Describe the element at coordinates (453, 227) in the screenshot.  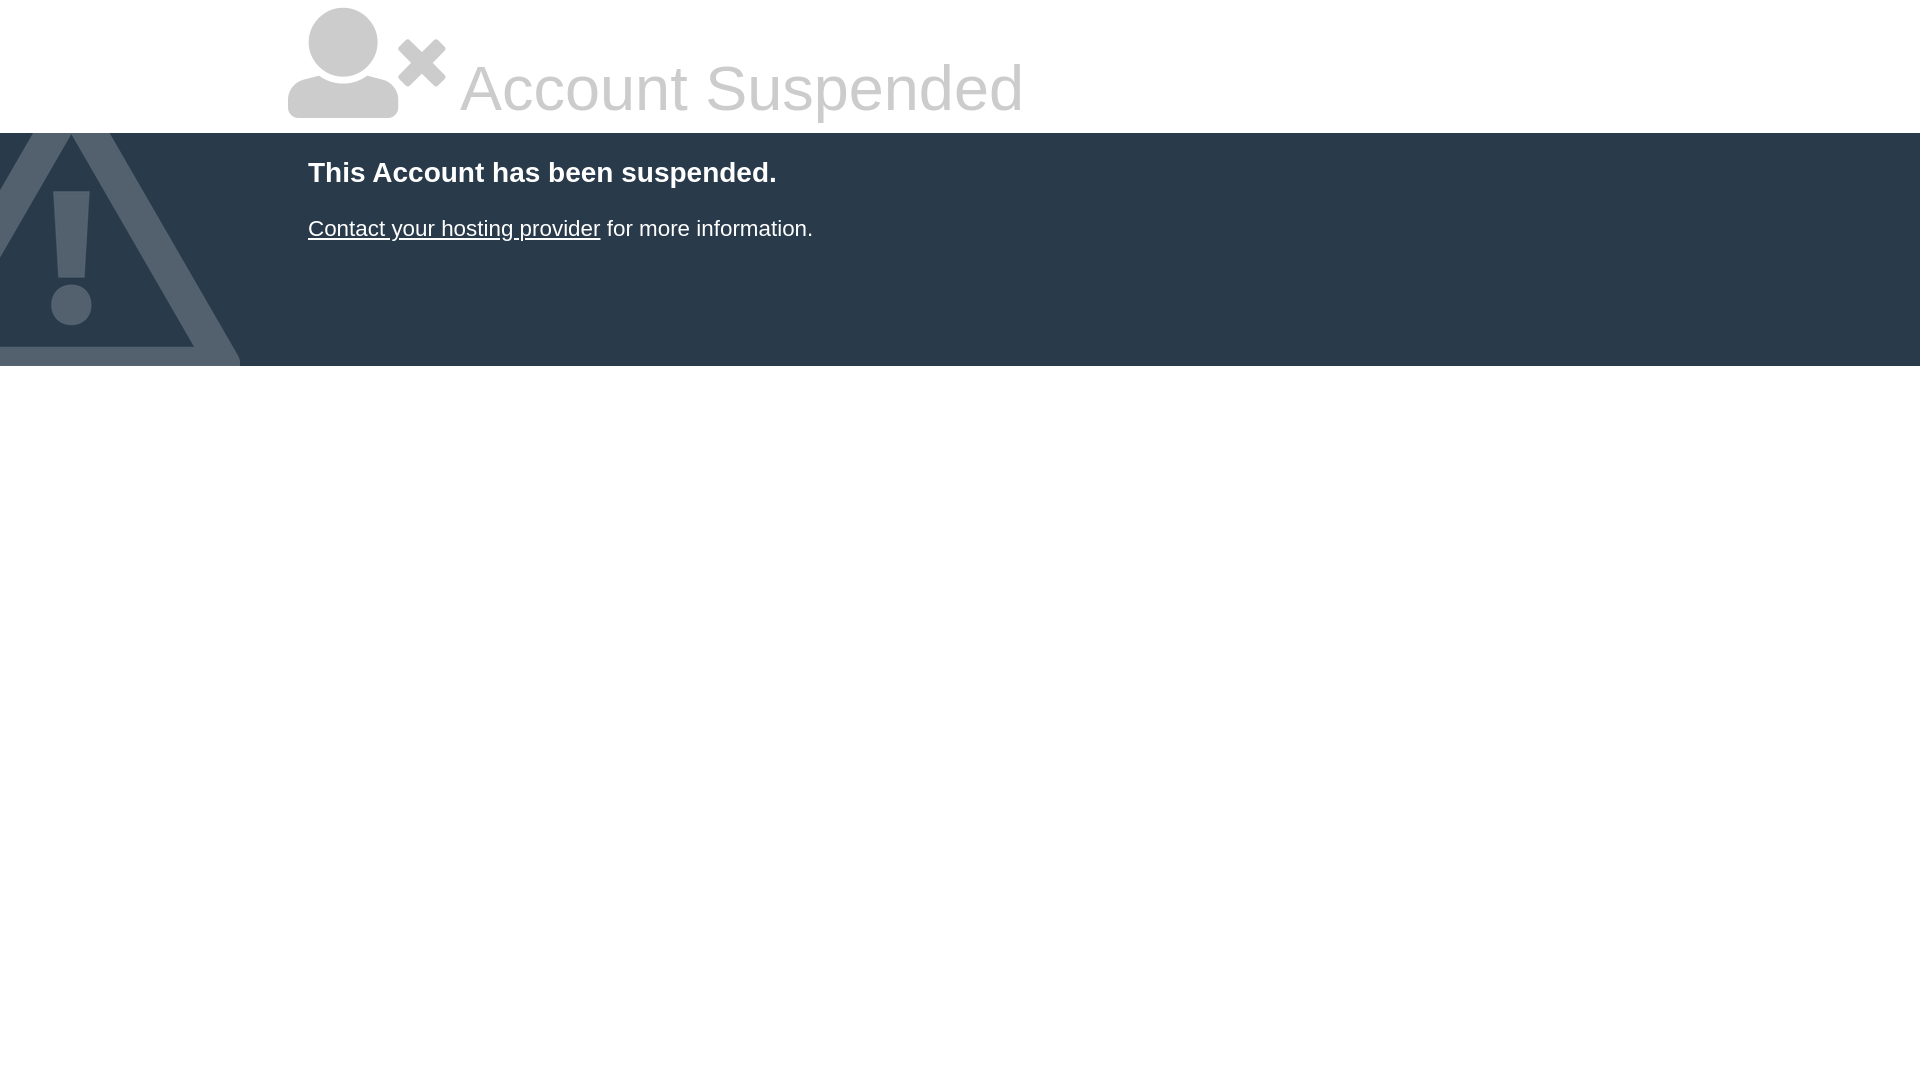
I see `'Contact your hosting provider'` at that location.